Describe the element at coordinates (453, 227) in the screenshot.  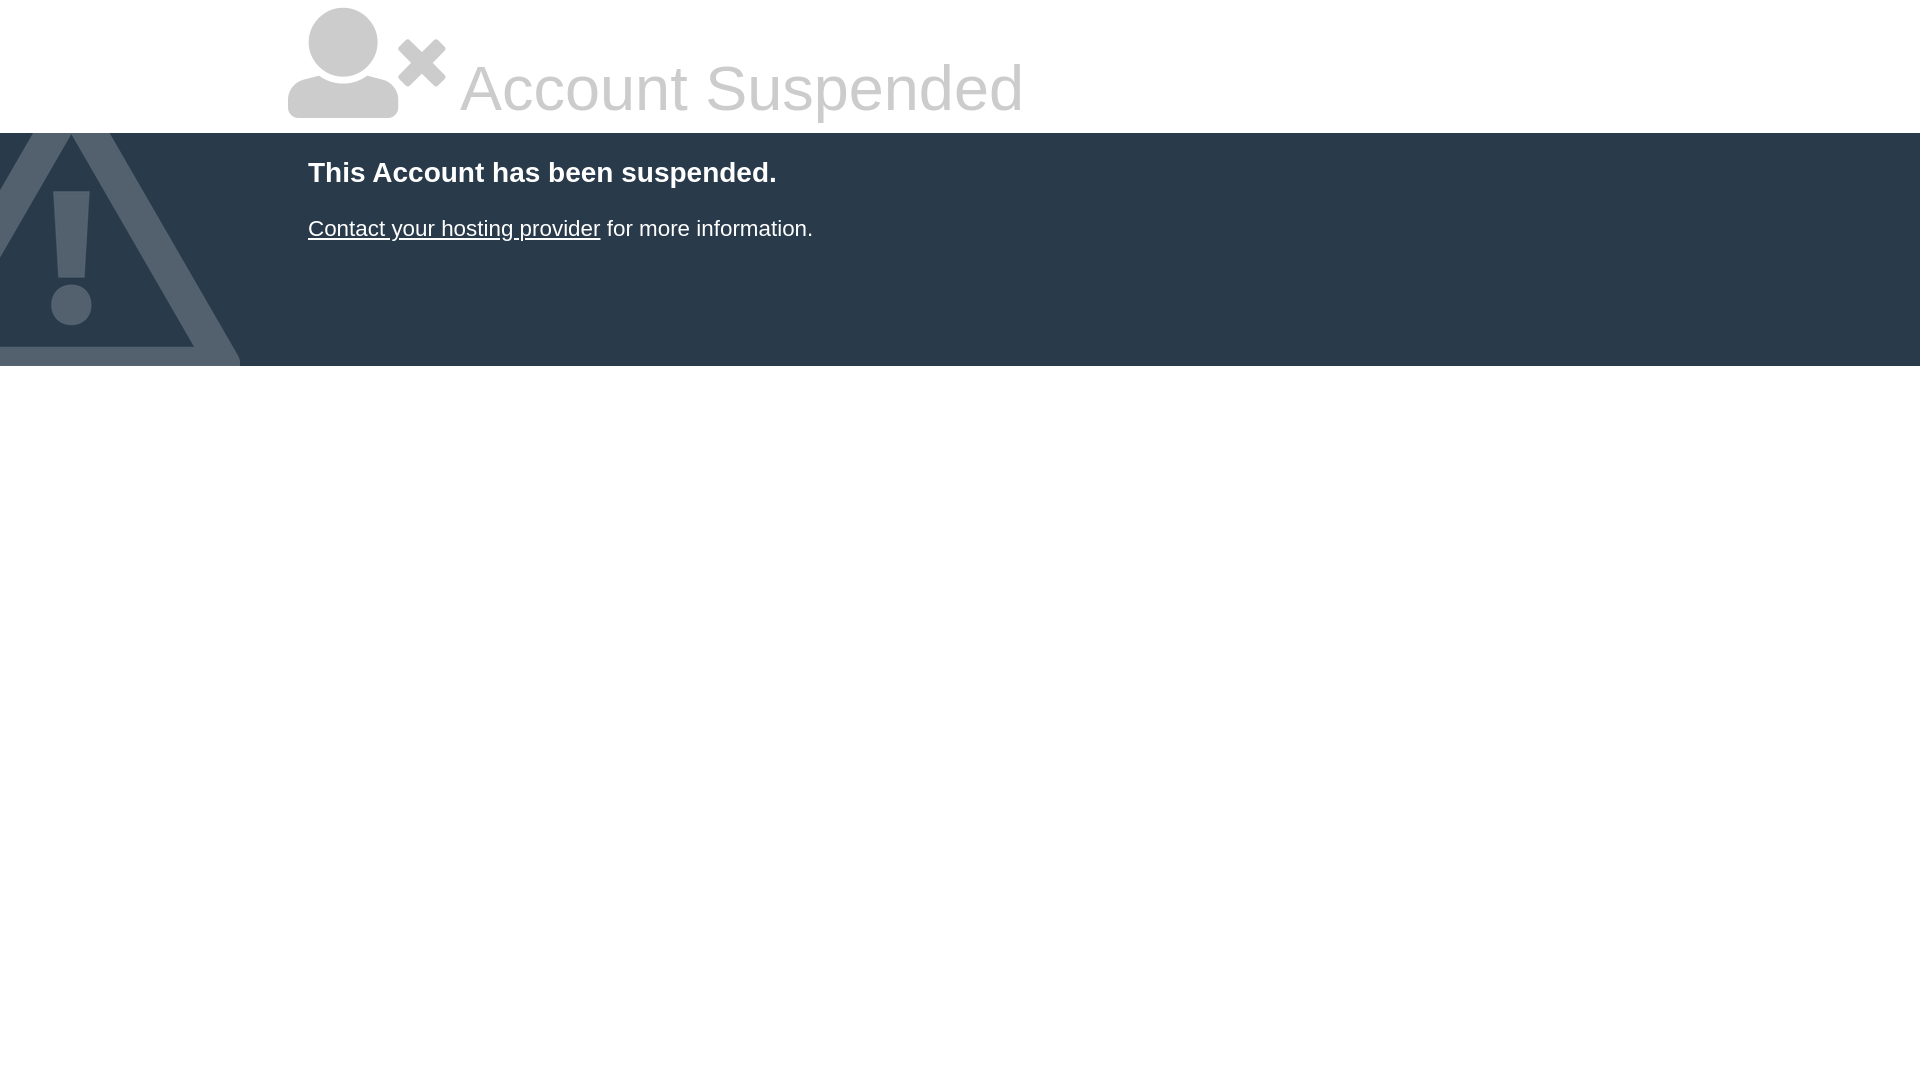
I see `'Contact your hosting provider'` at that location.